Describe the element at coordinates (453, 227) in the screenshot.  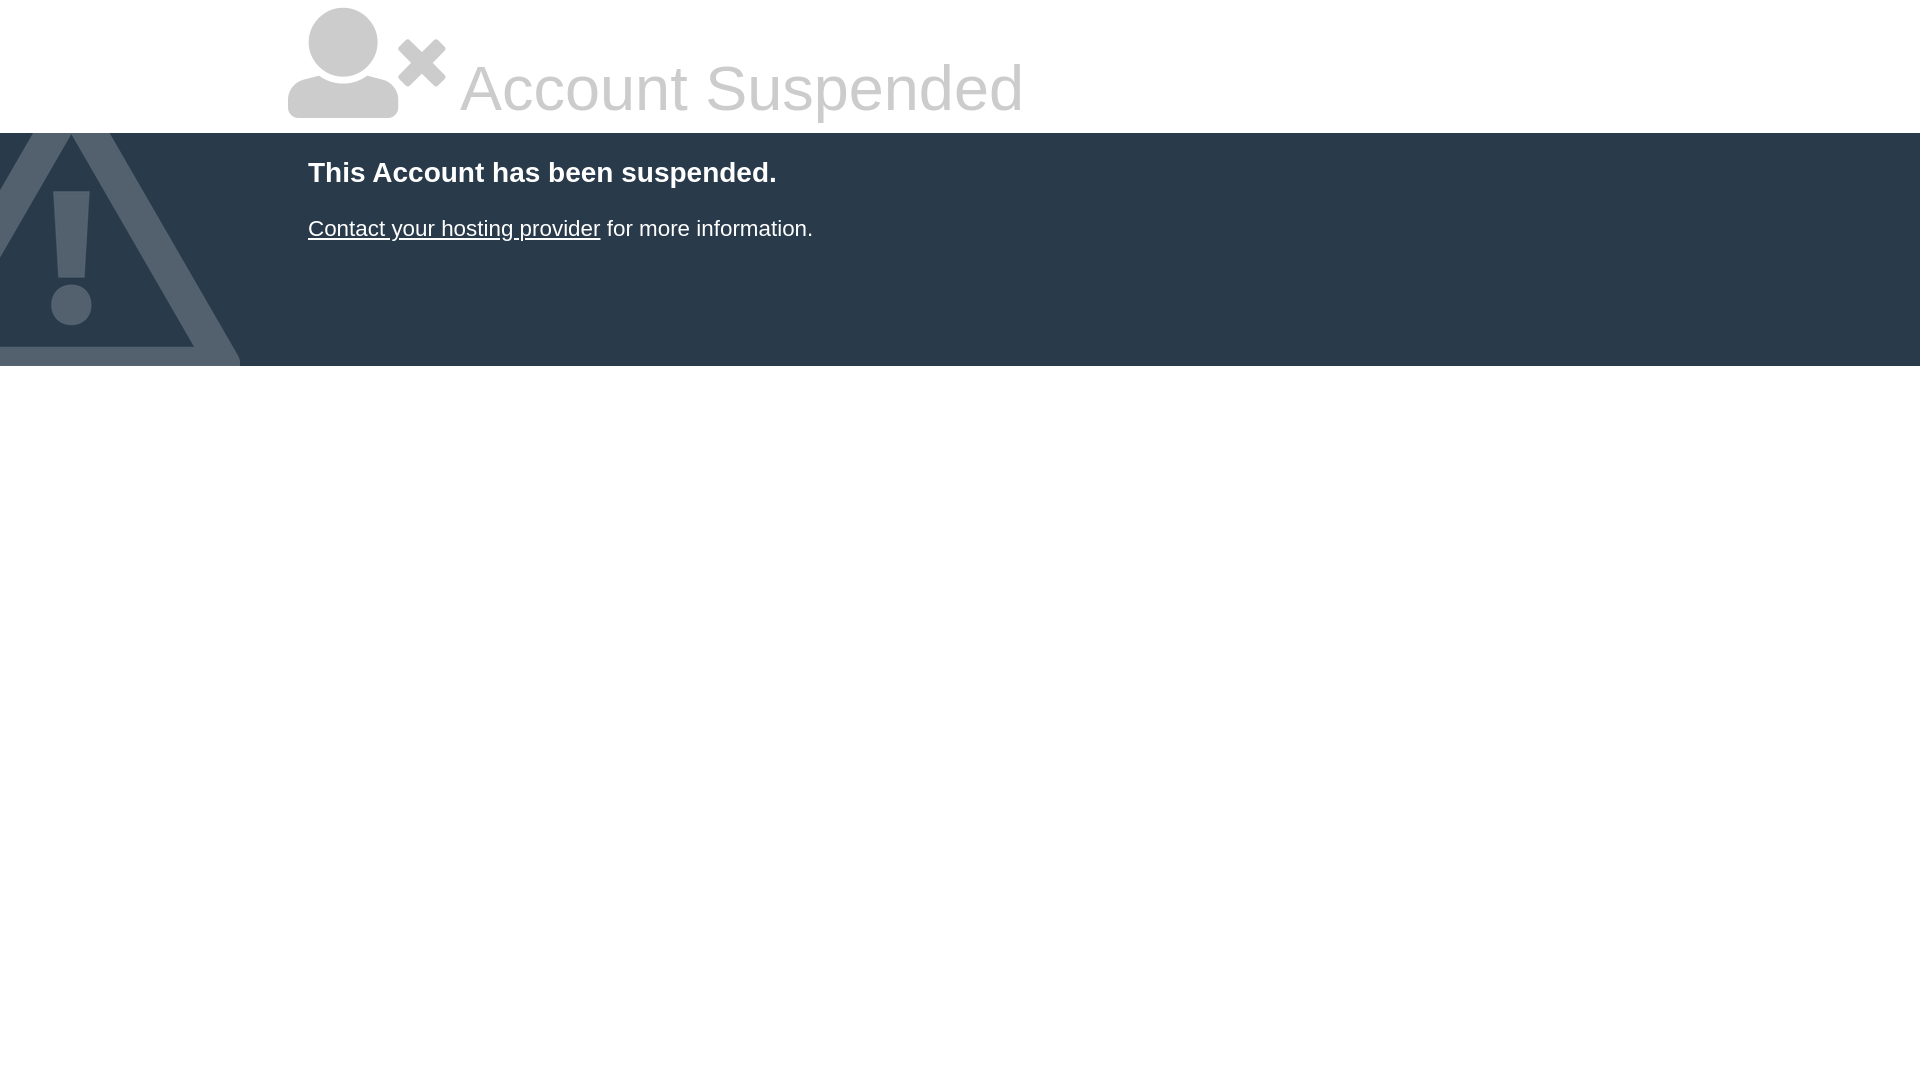
I see `'Contact your hosting provider'` at that location.